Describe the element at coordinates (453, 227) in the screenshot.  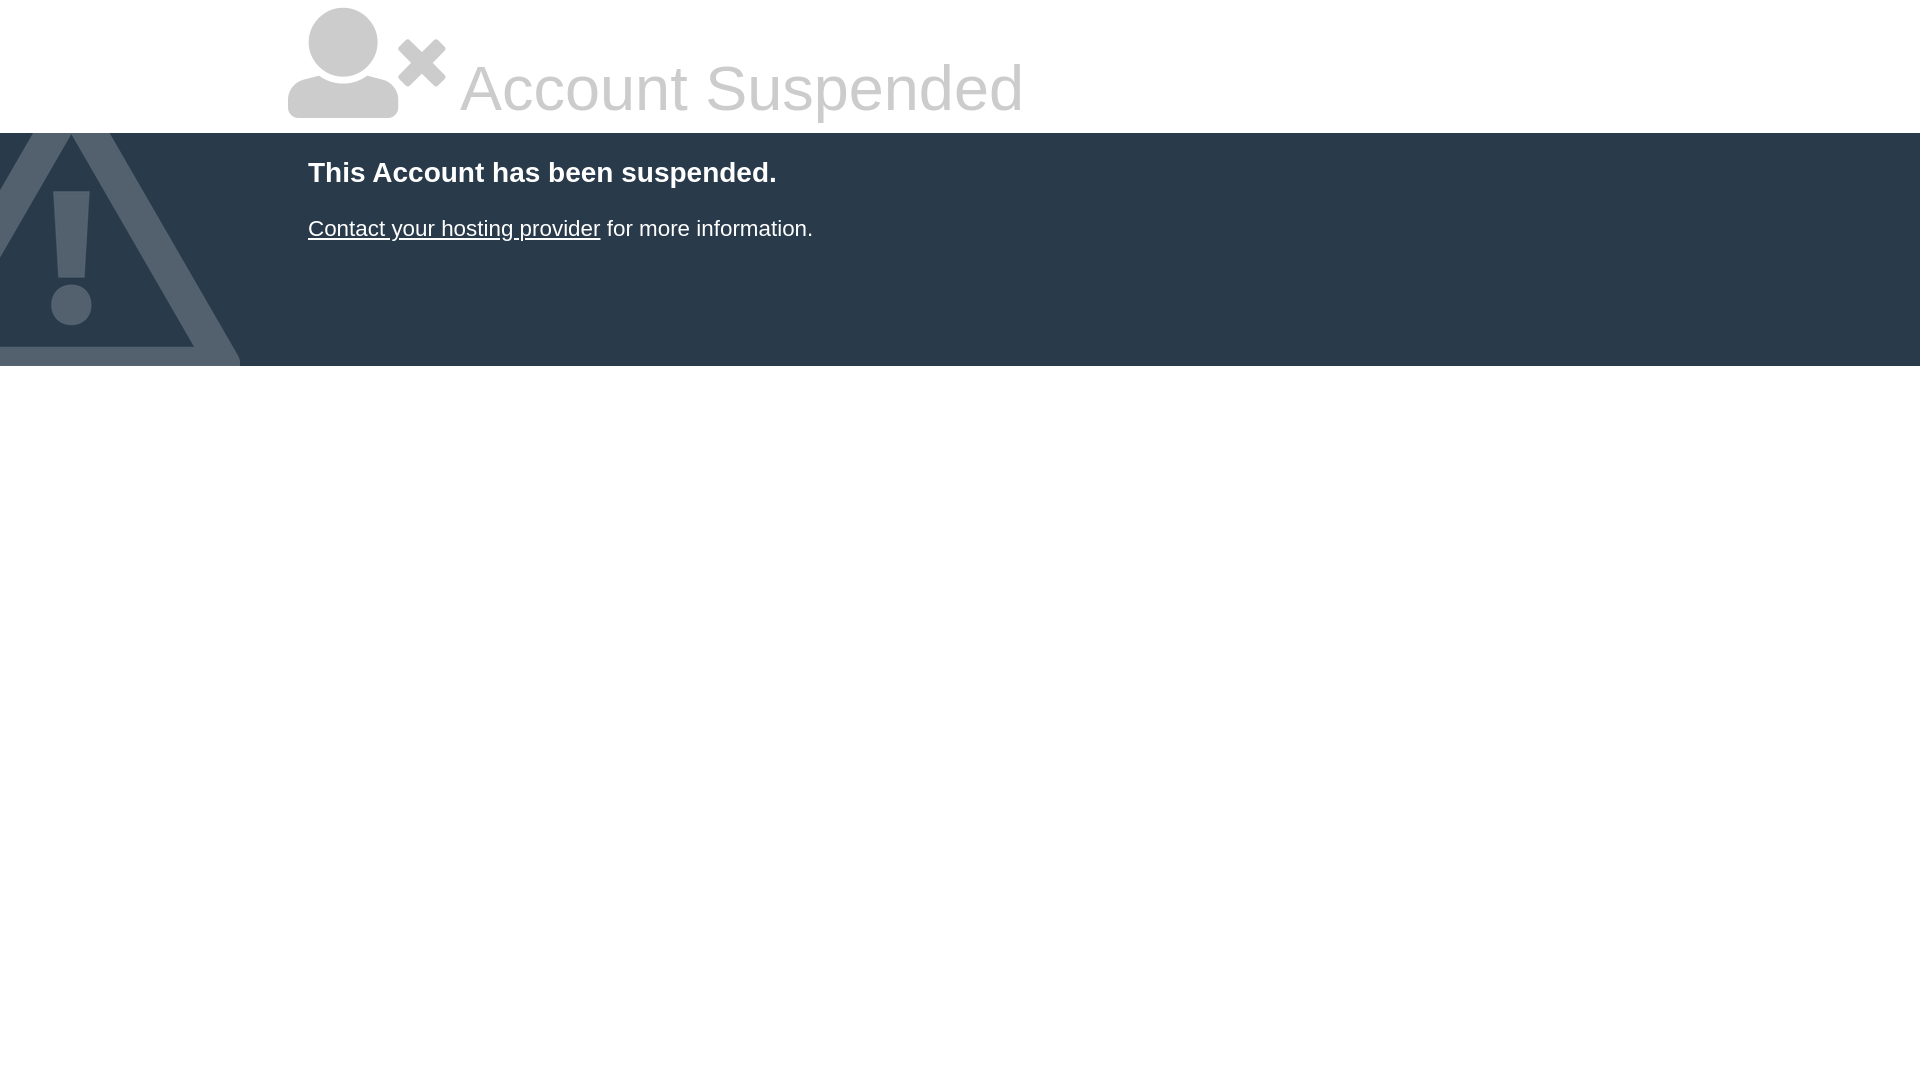
I see `'Contact your hosting provider'` at that location.